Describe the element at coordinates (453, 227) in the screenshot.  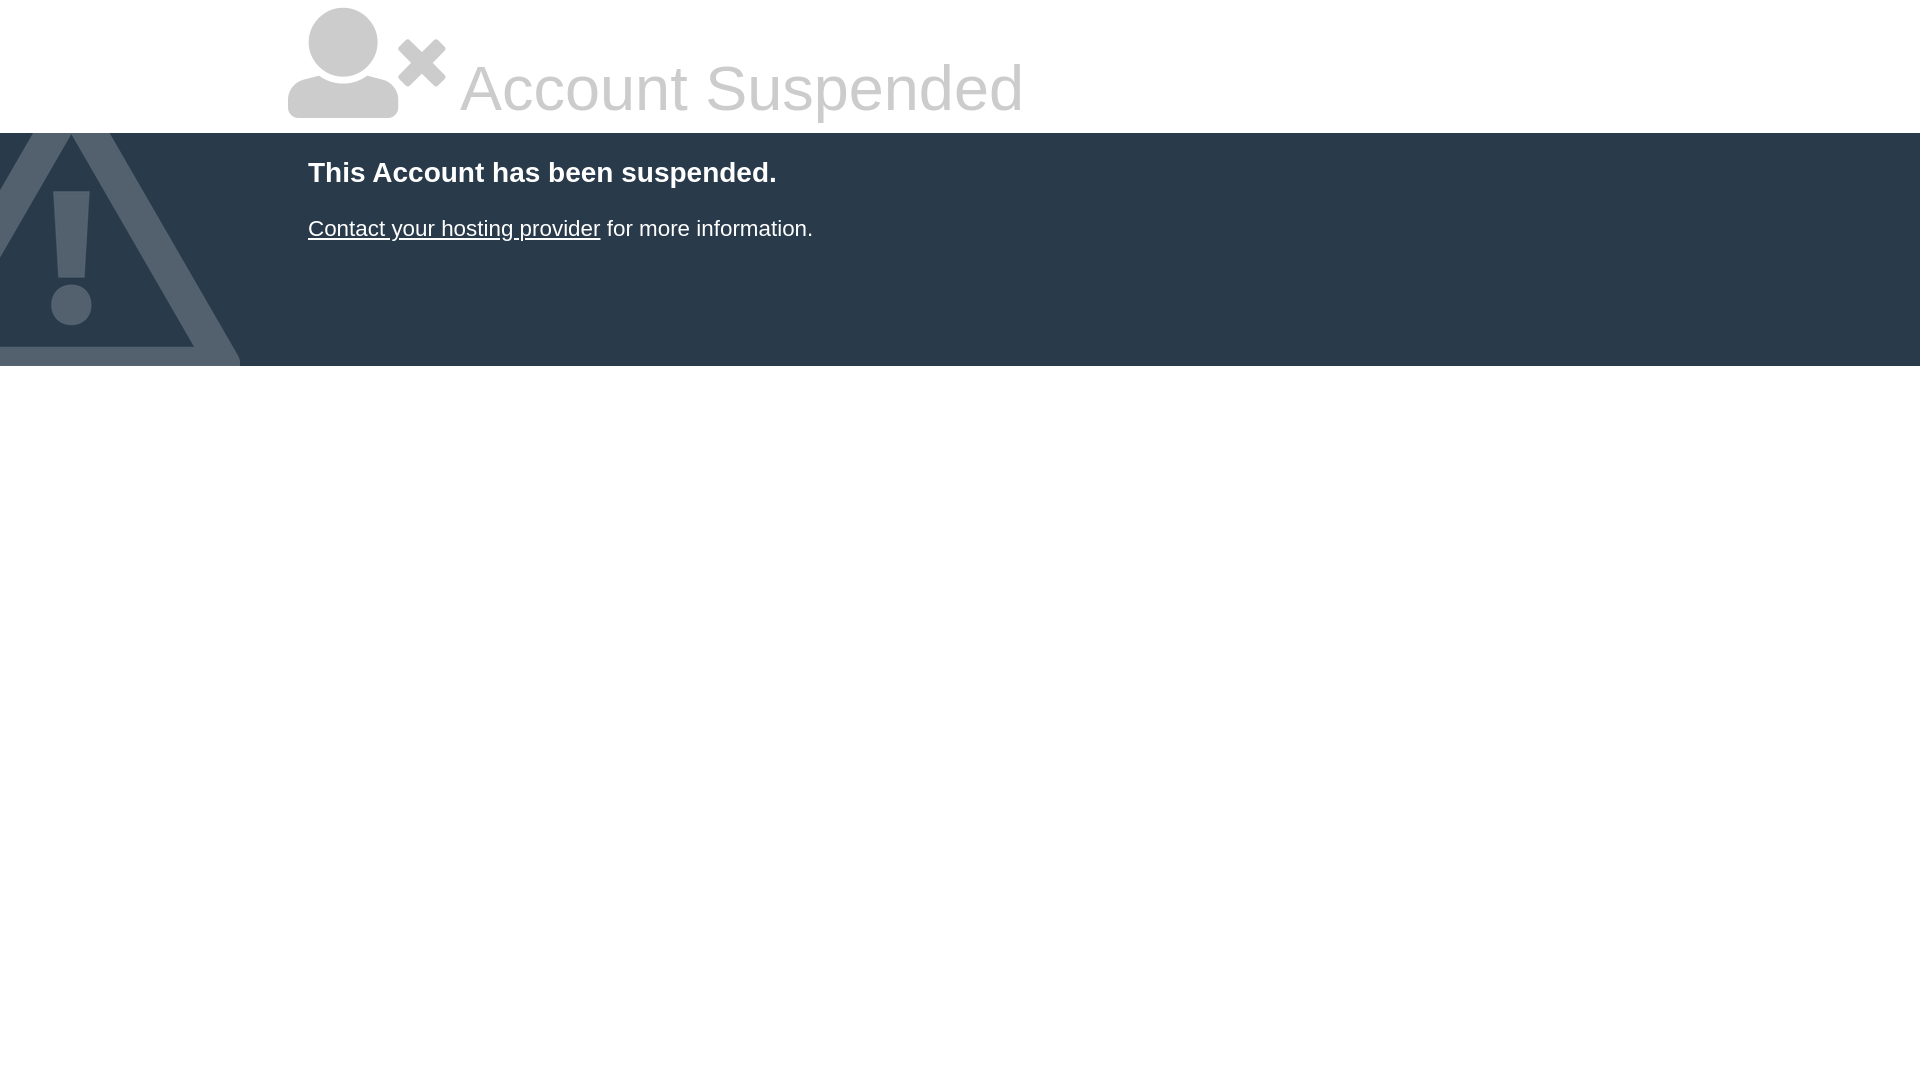
I see `'Contact your hosting provider'` at that location.